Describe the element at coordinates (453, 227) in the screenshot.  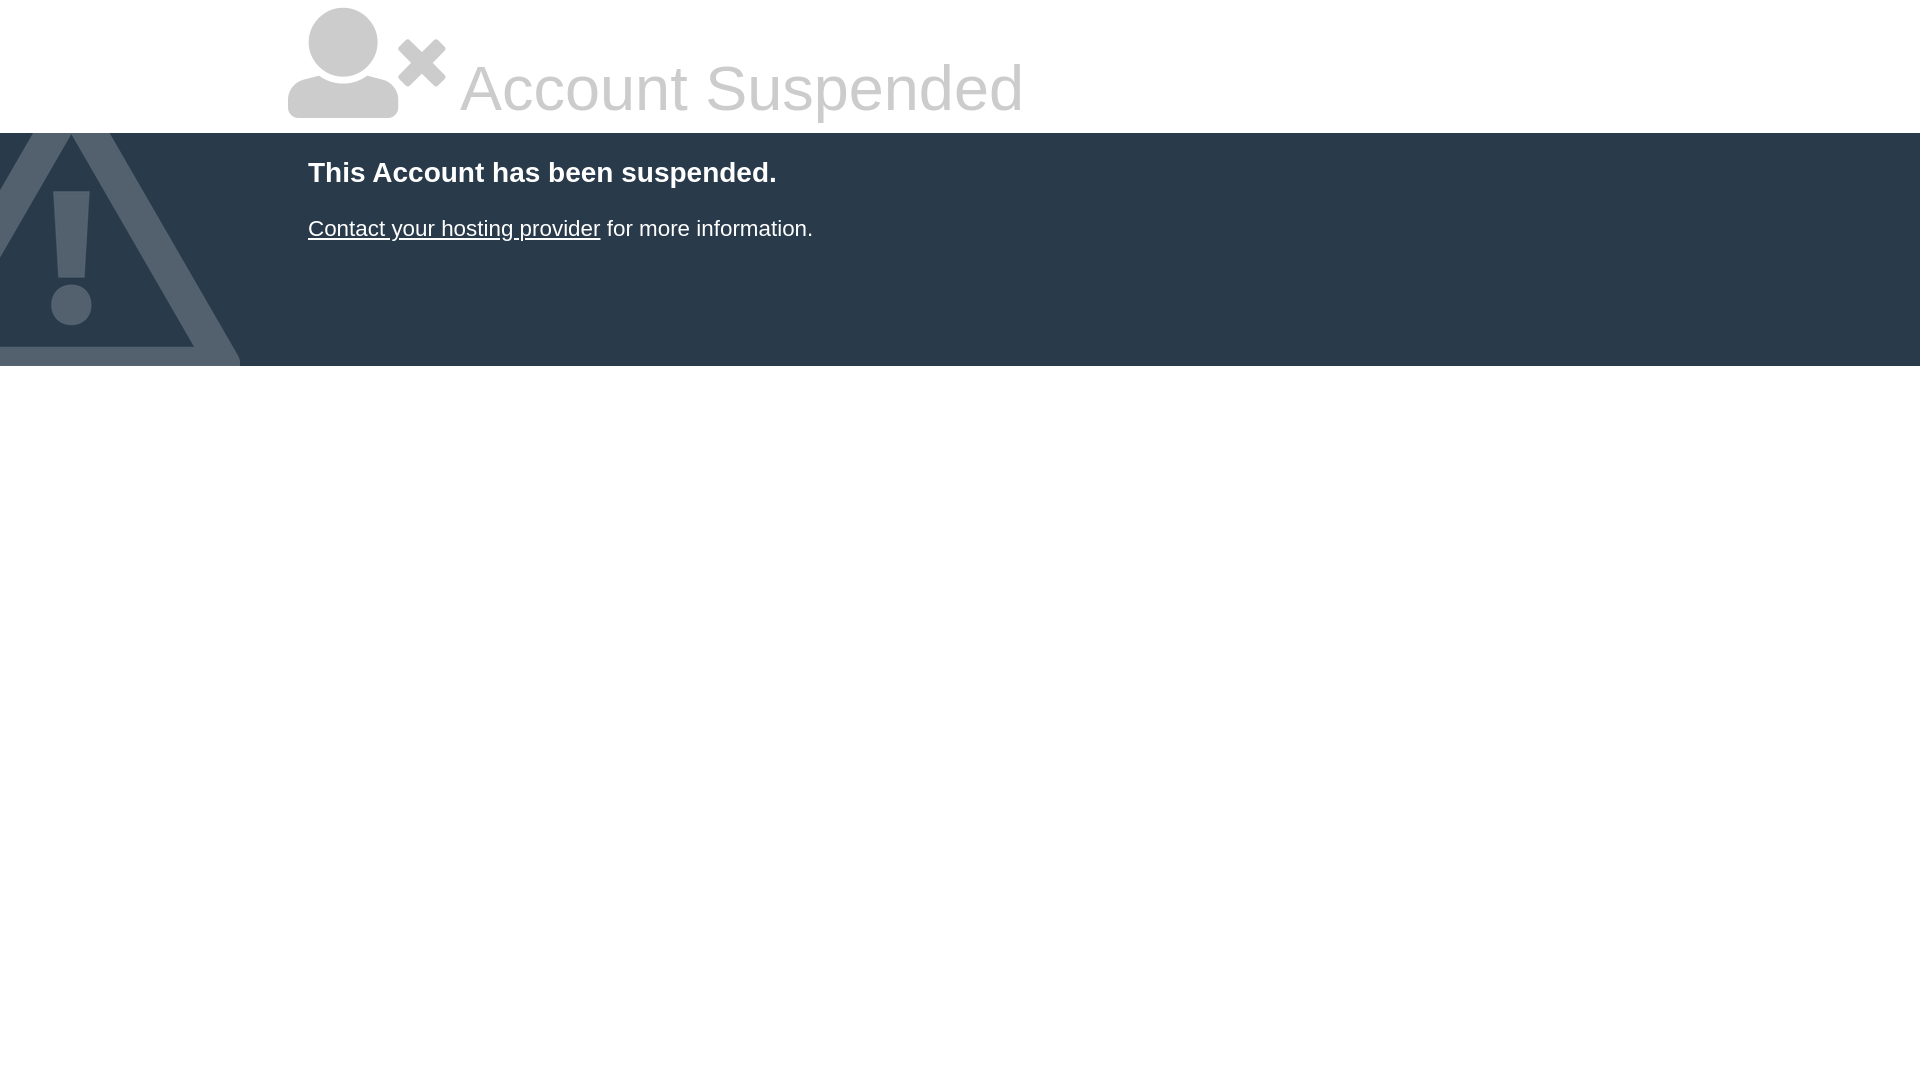
I see `'Contact your hosting provider'` at that location.